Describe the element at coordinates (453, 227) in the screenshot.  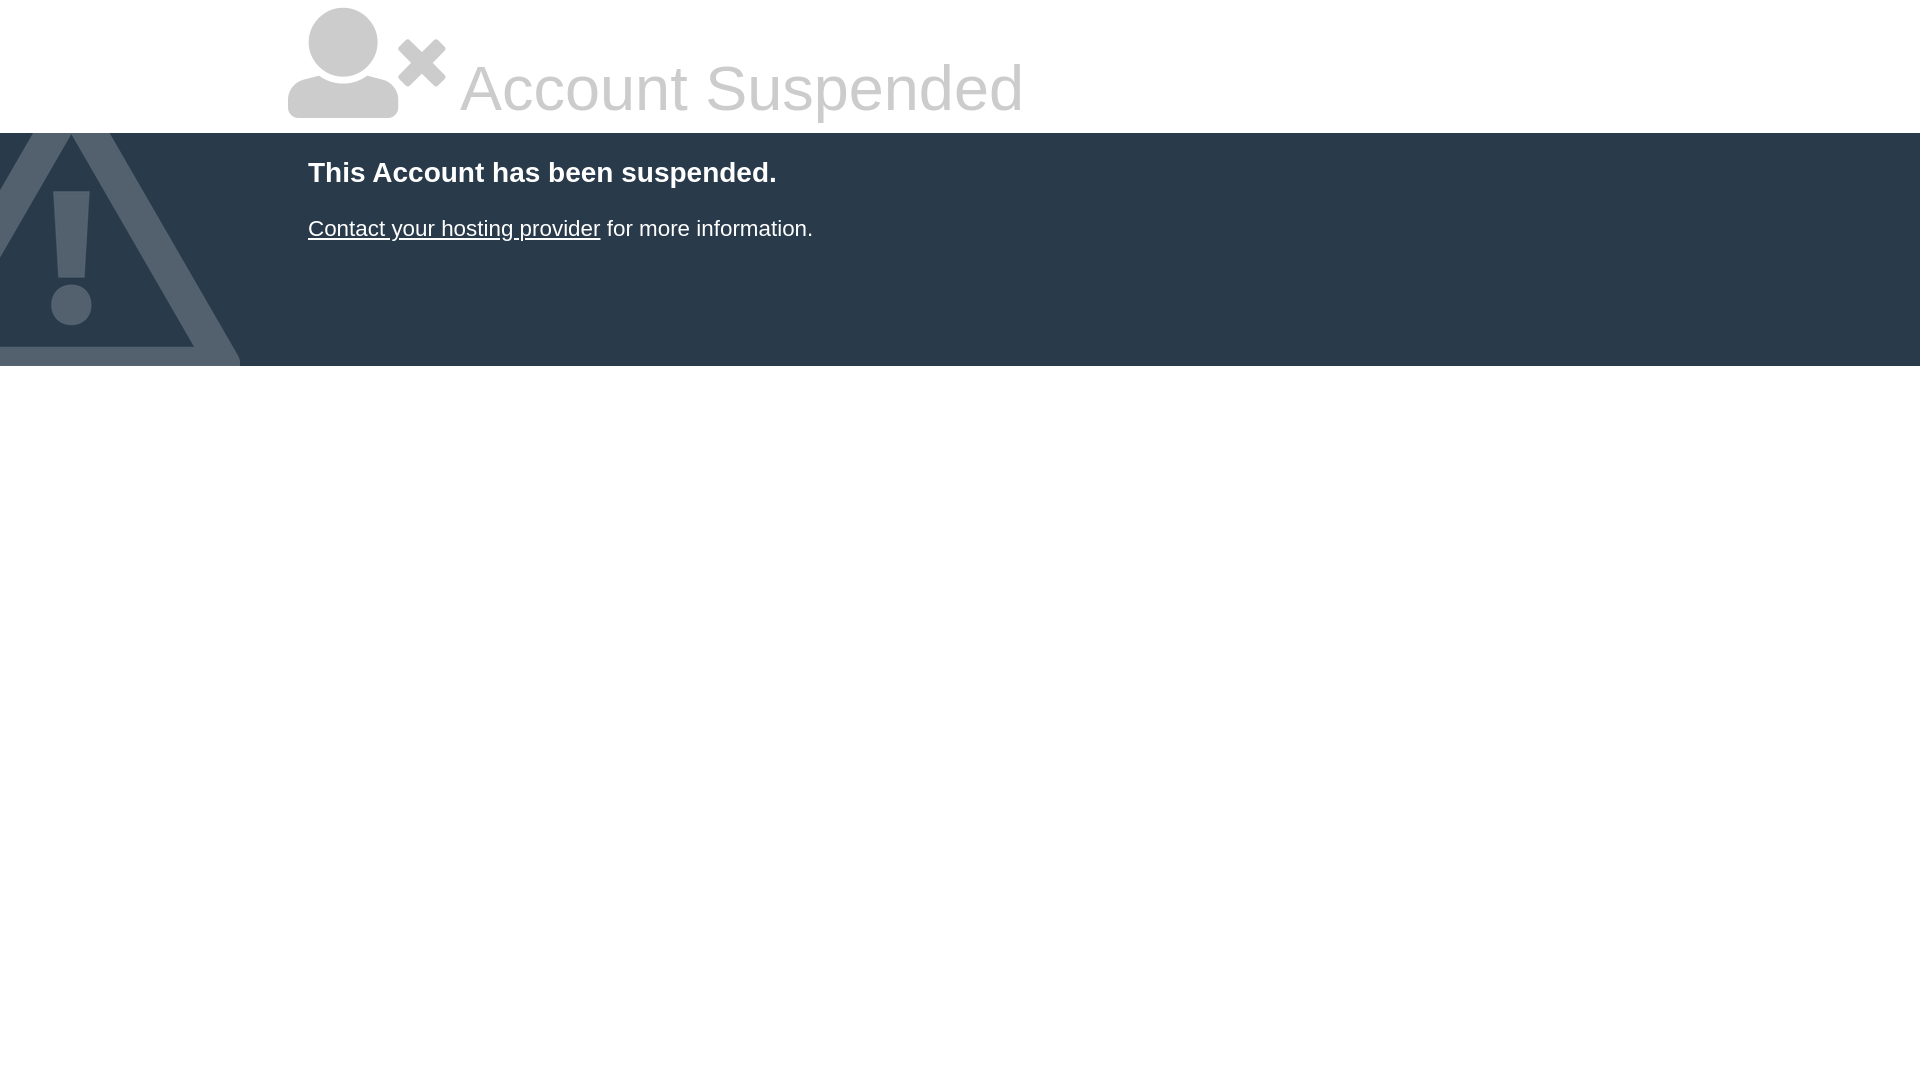
I see `'Contact your hosting provider'` at that location.